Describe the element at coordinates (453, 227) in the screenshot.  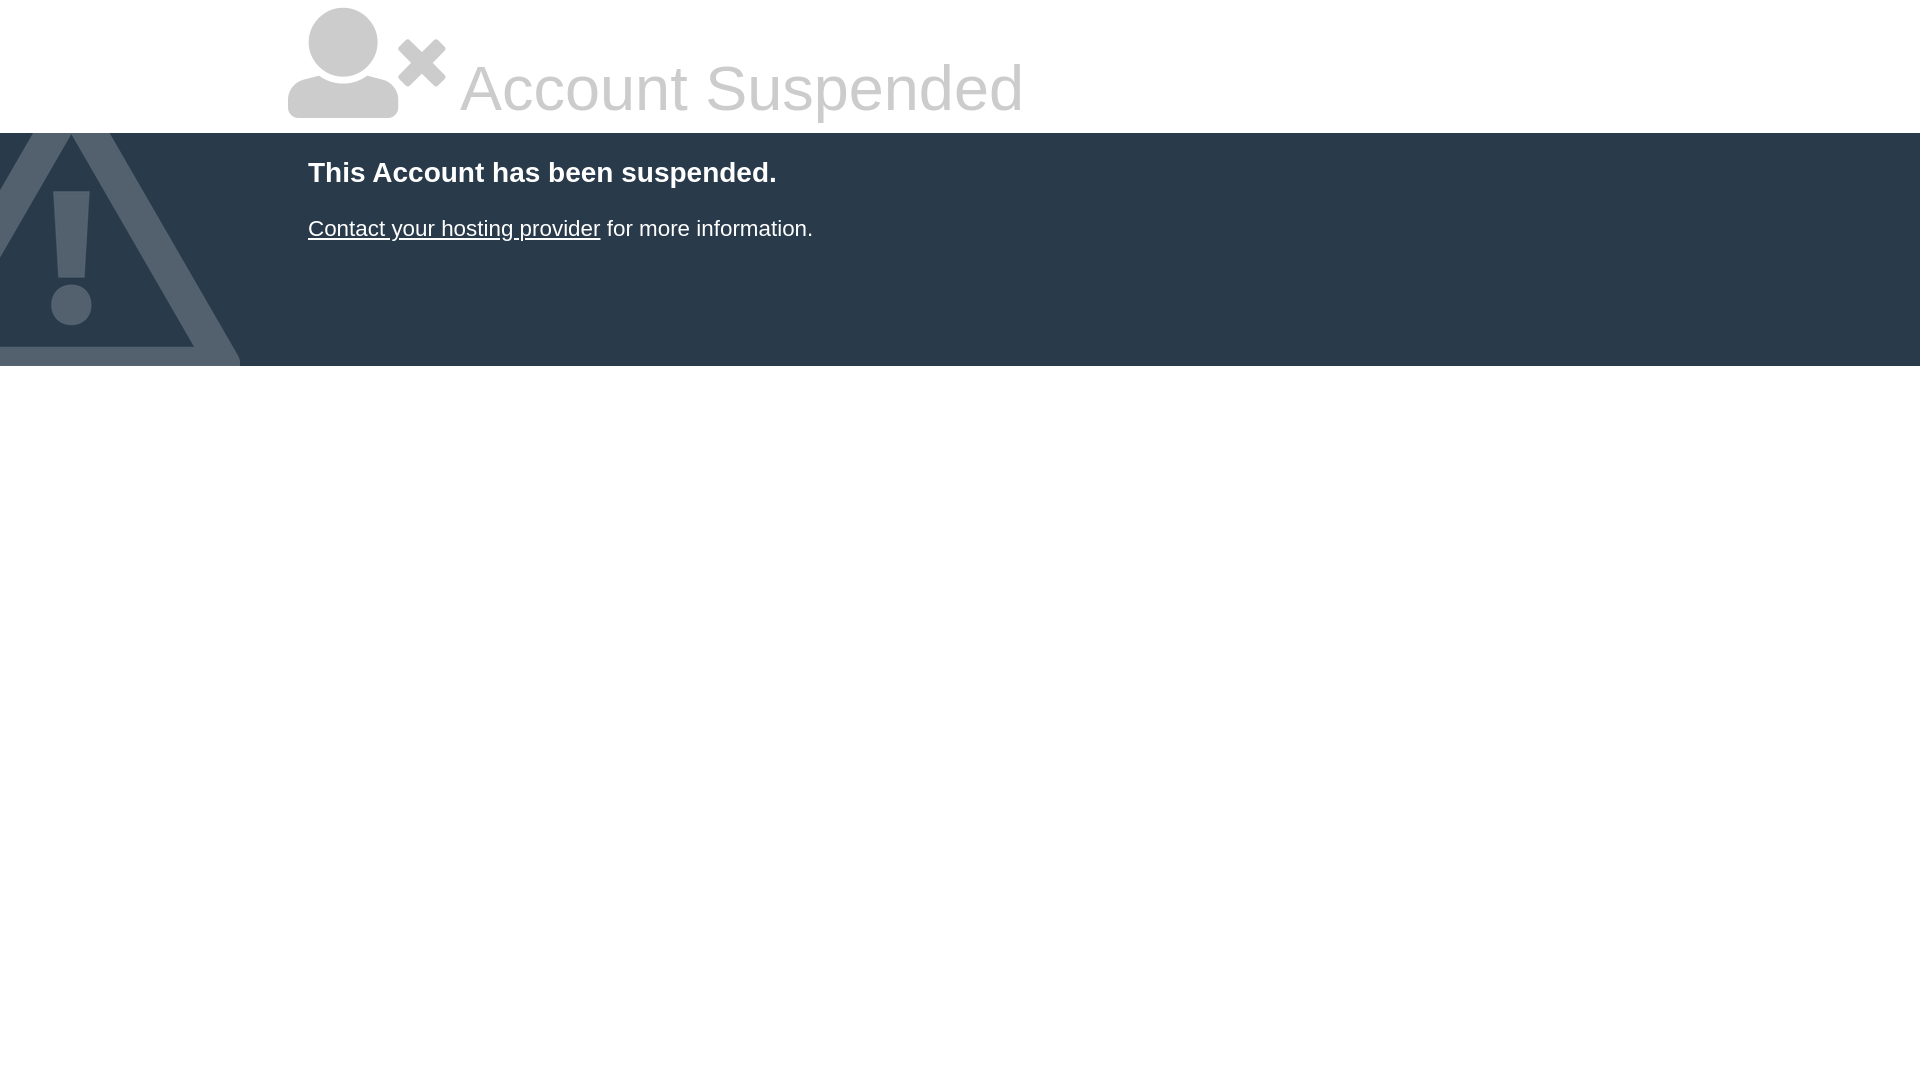
I see `'Contact your hosting provider'` at that location.